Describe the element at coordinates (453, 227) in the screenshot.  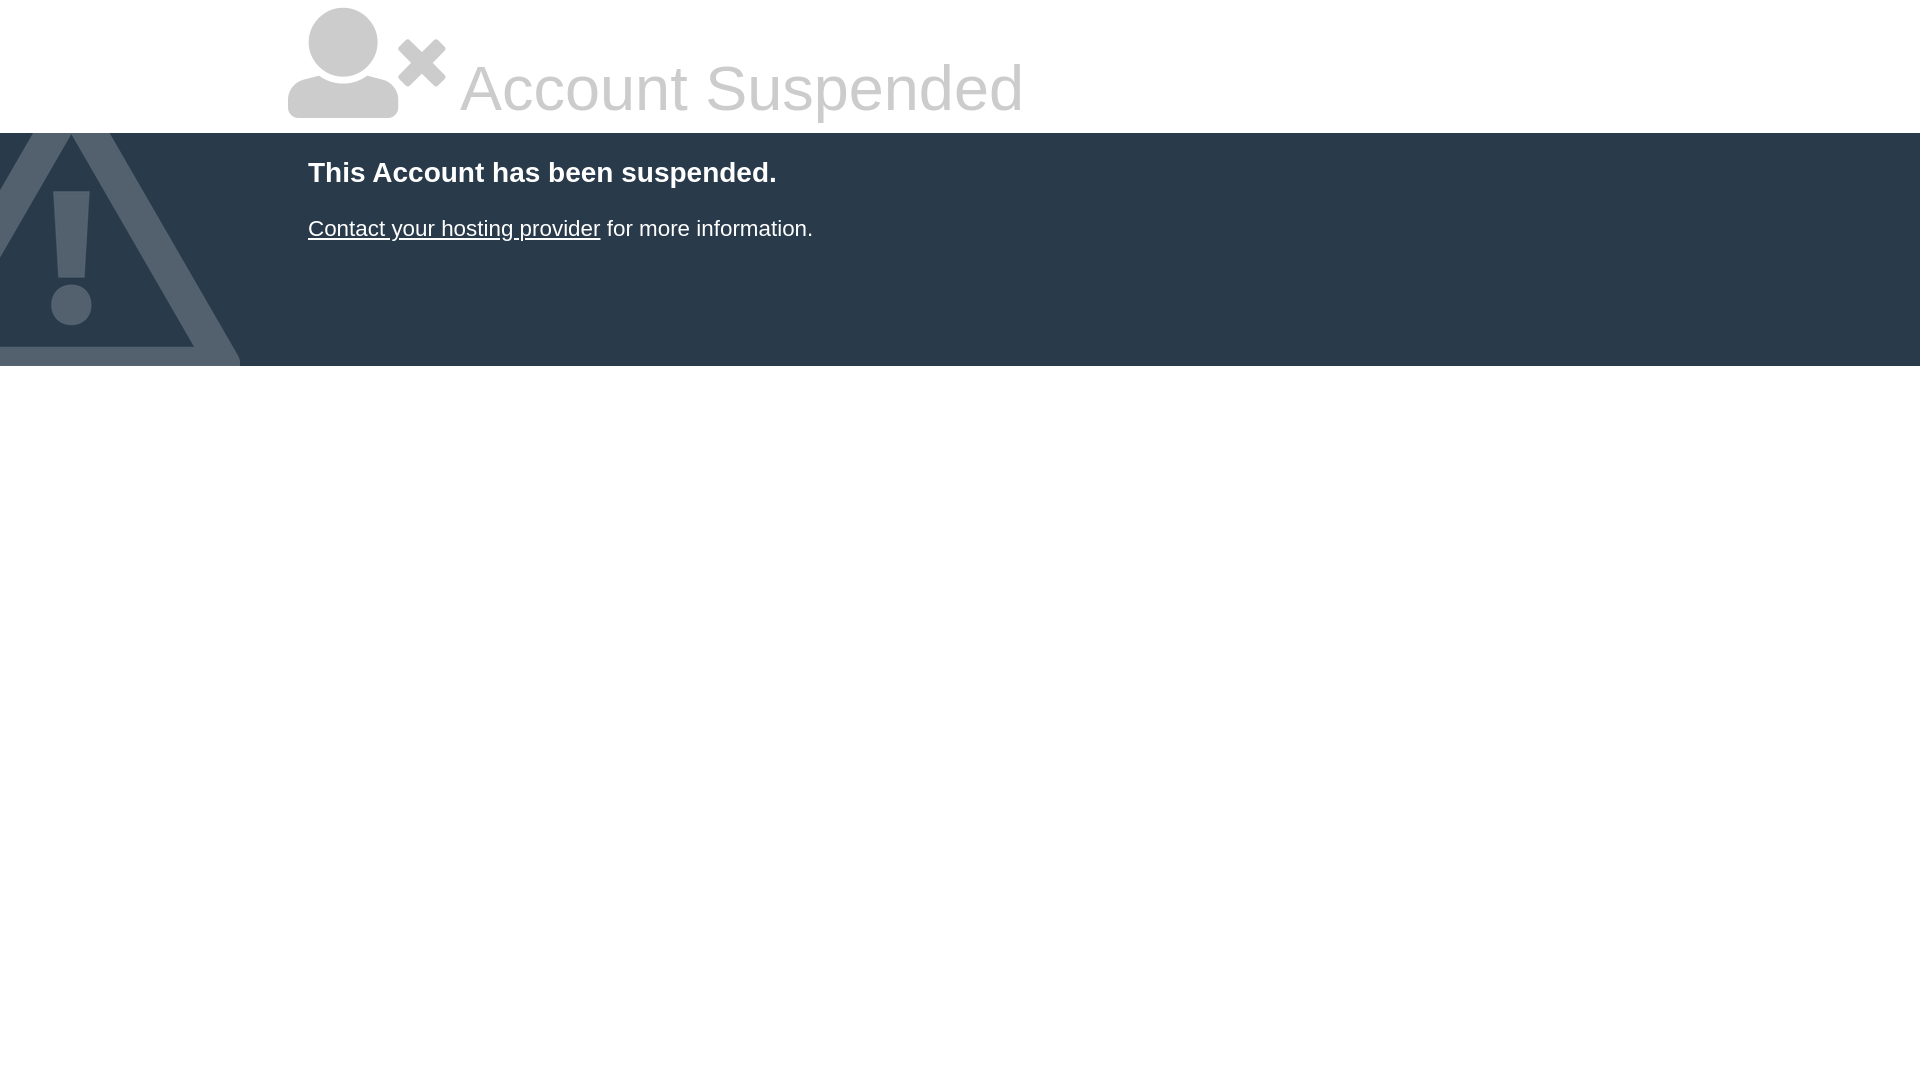
I see `'Contact your hosting provider'` at that location.